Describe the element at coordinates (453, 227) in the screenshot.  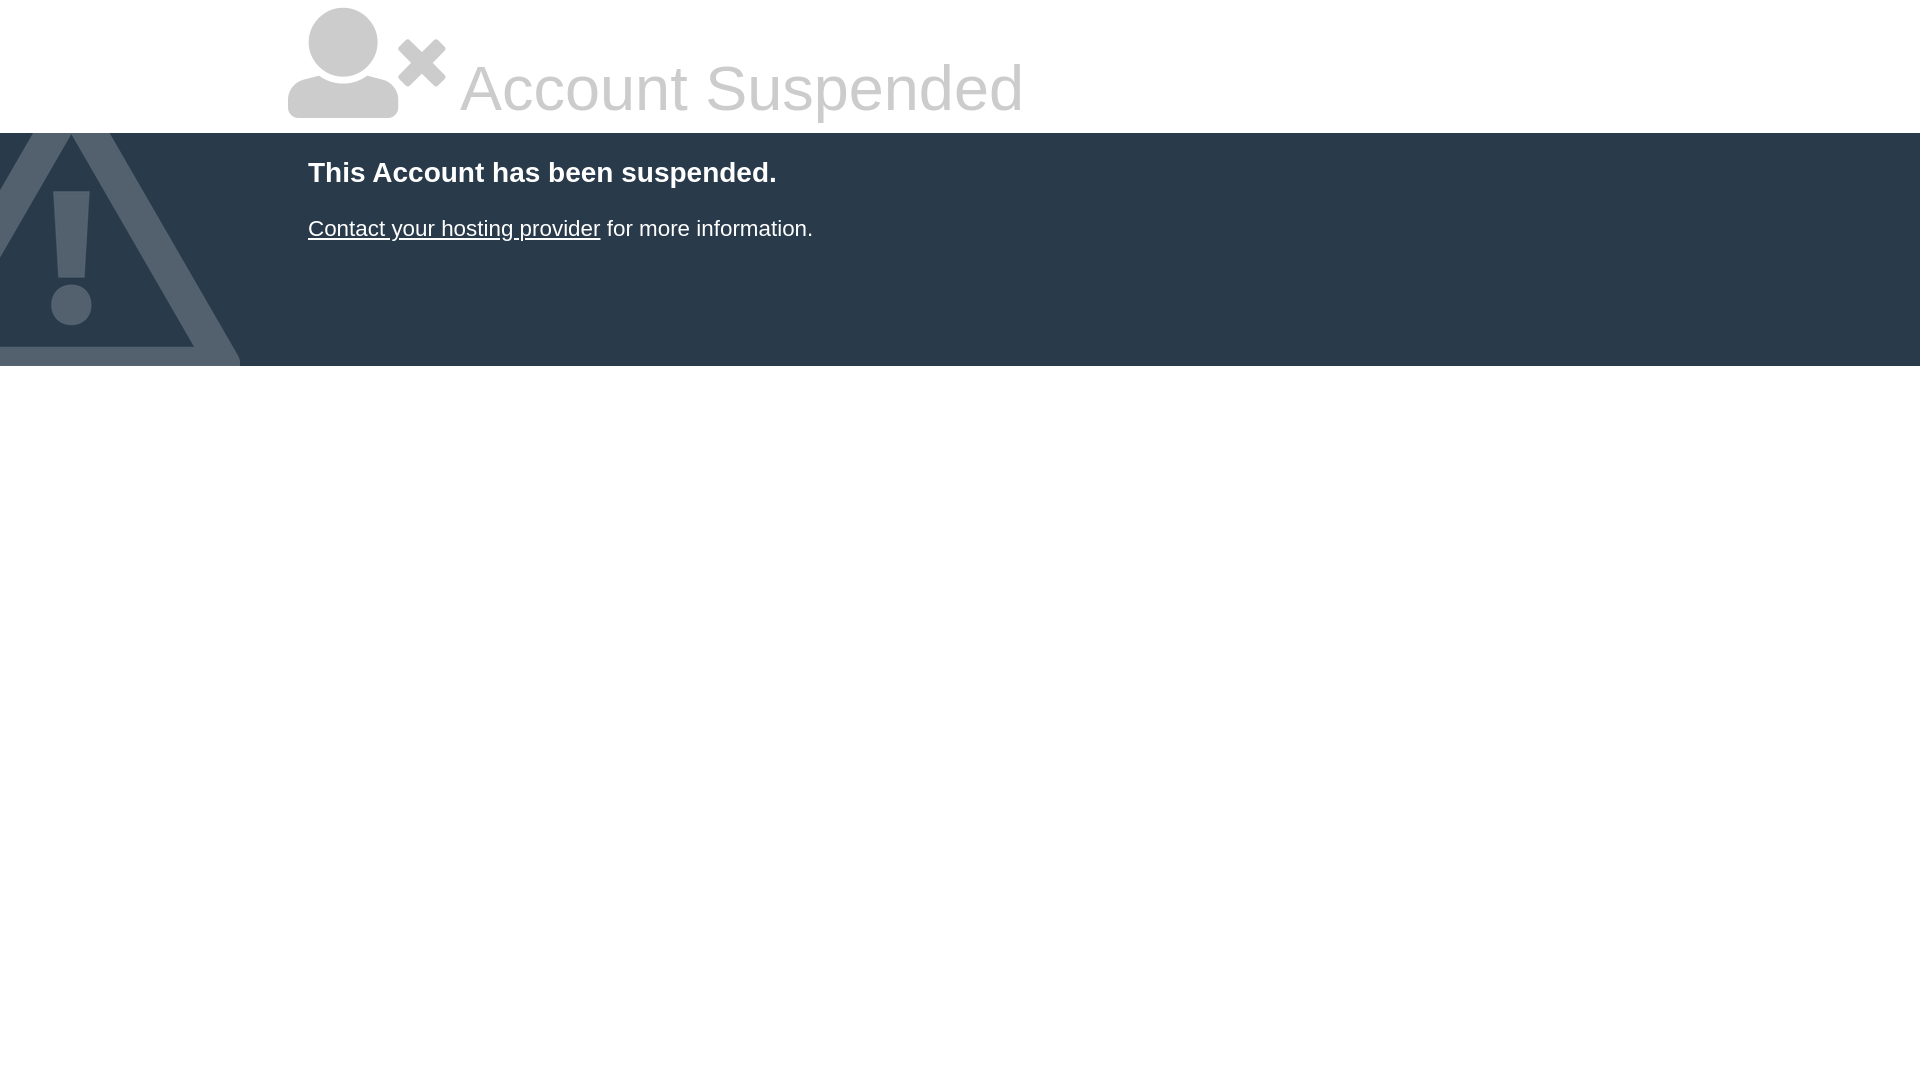
I see `'Contact your hosting provider'` at that location.